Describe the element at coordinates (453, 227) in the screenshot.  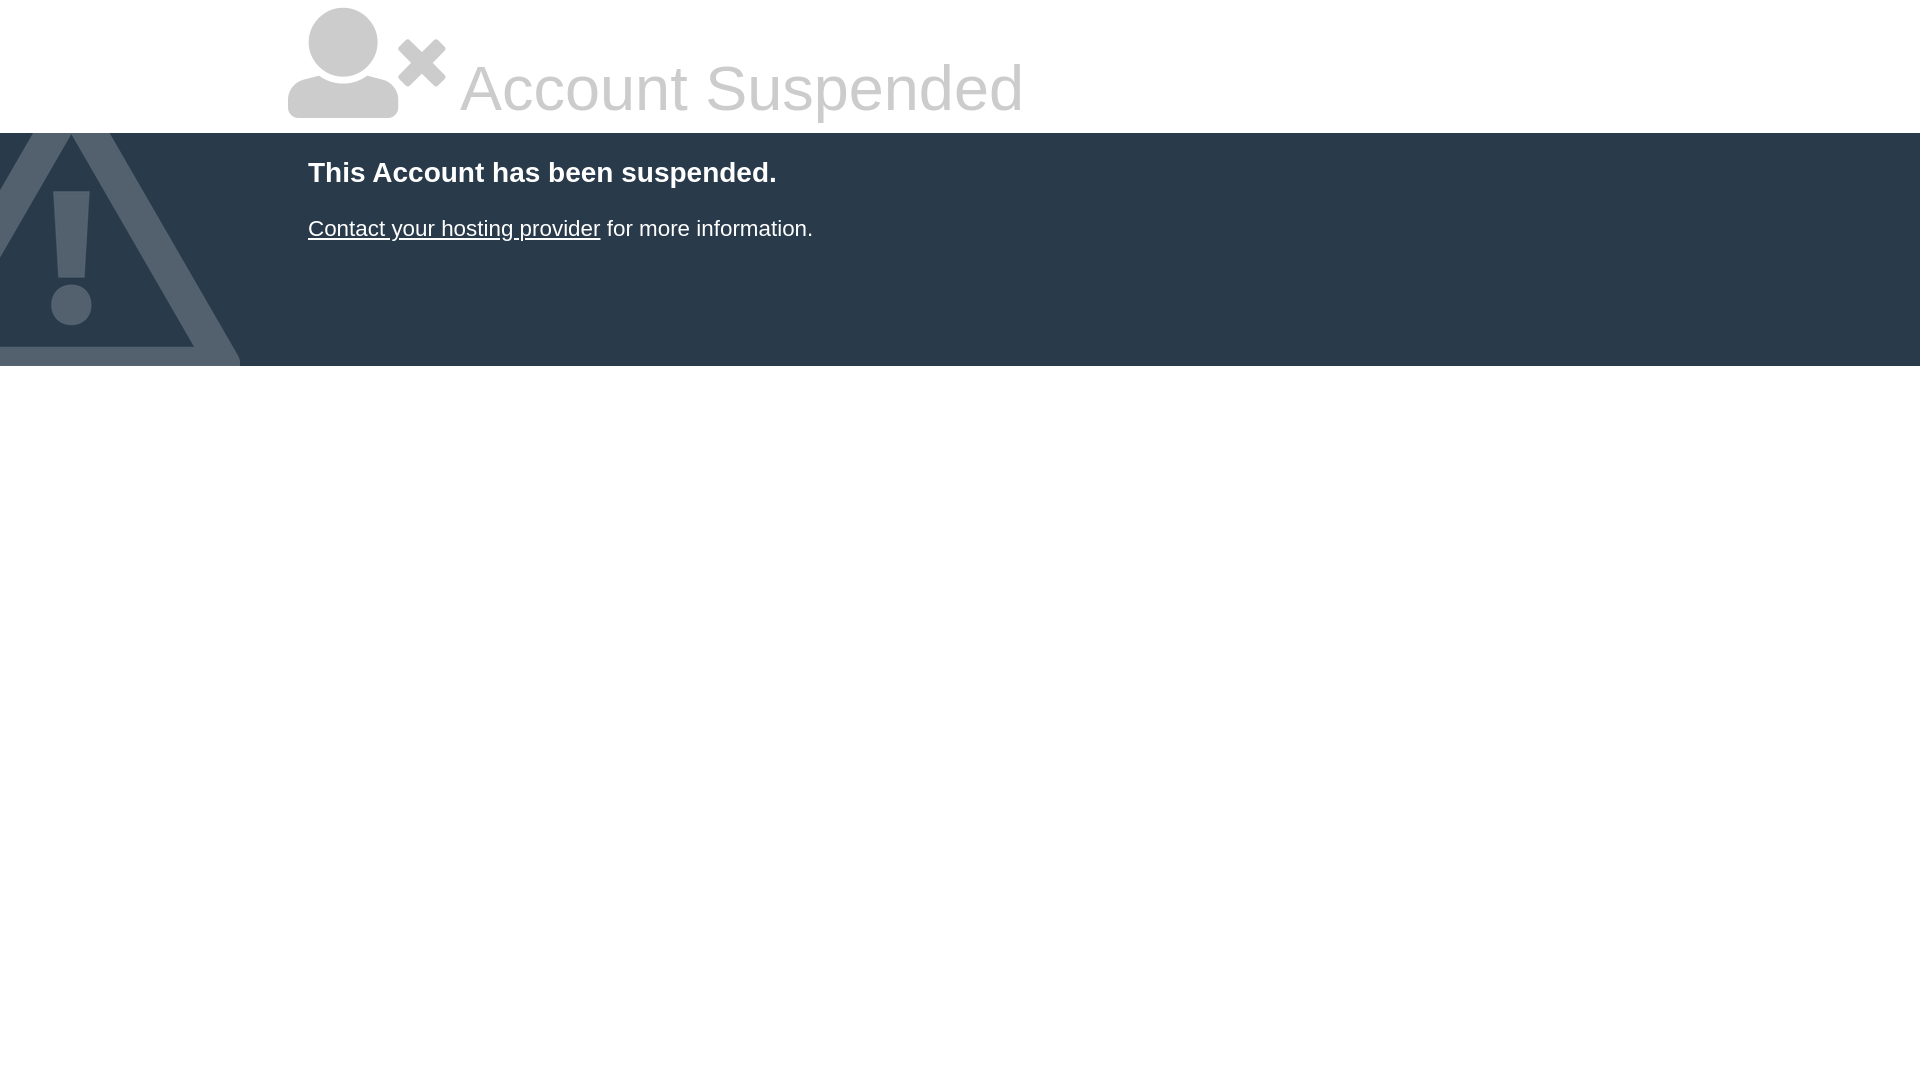
I see `'Contact your hosting provider'` at that location.